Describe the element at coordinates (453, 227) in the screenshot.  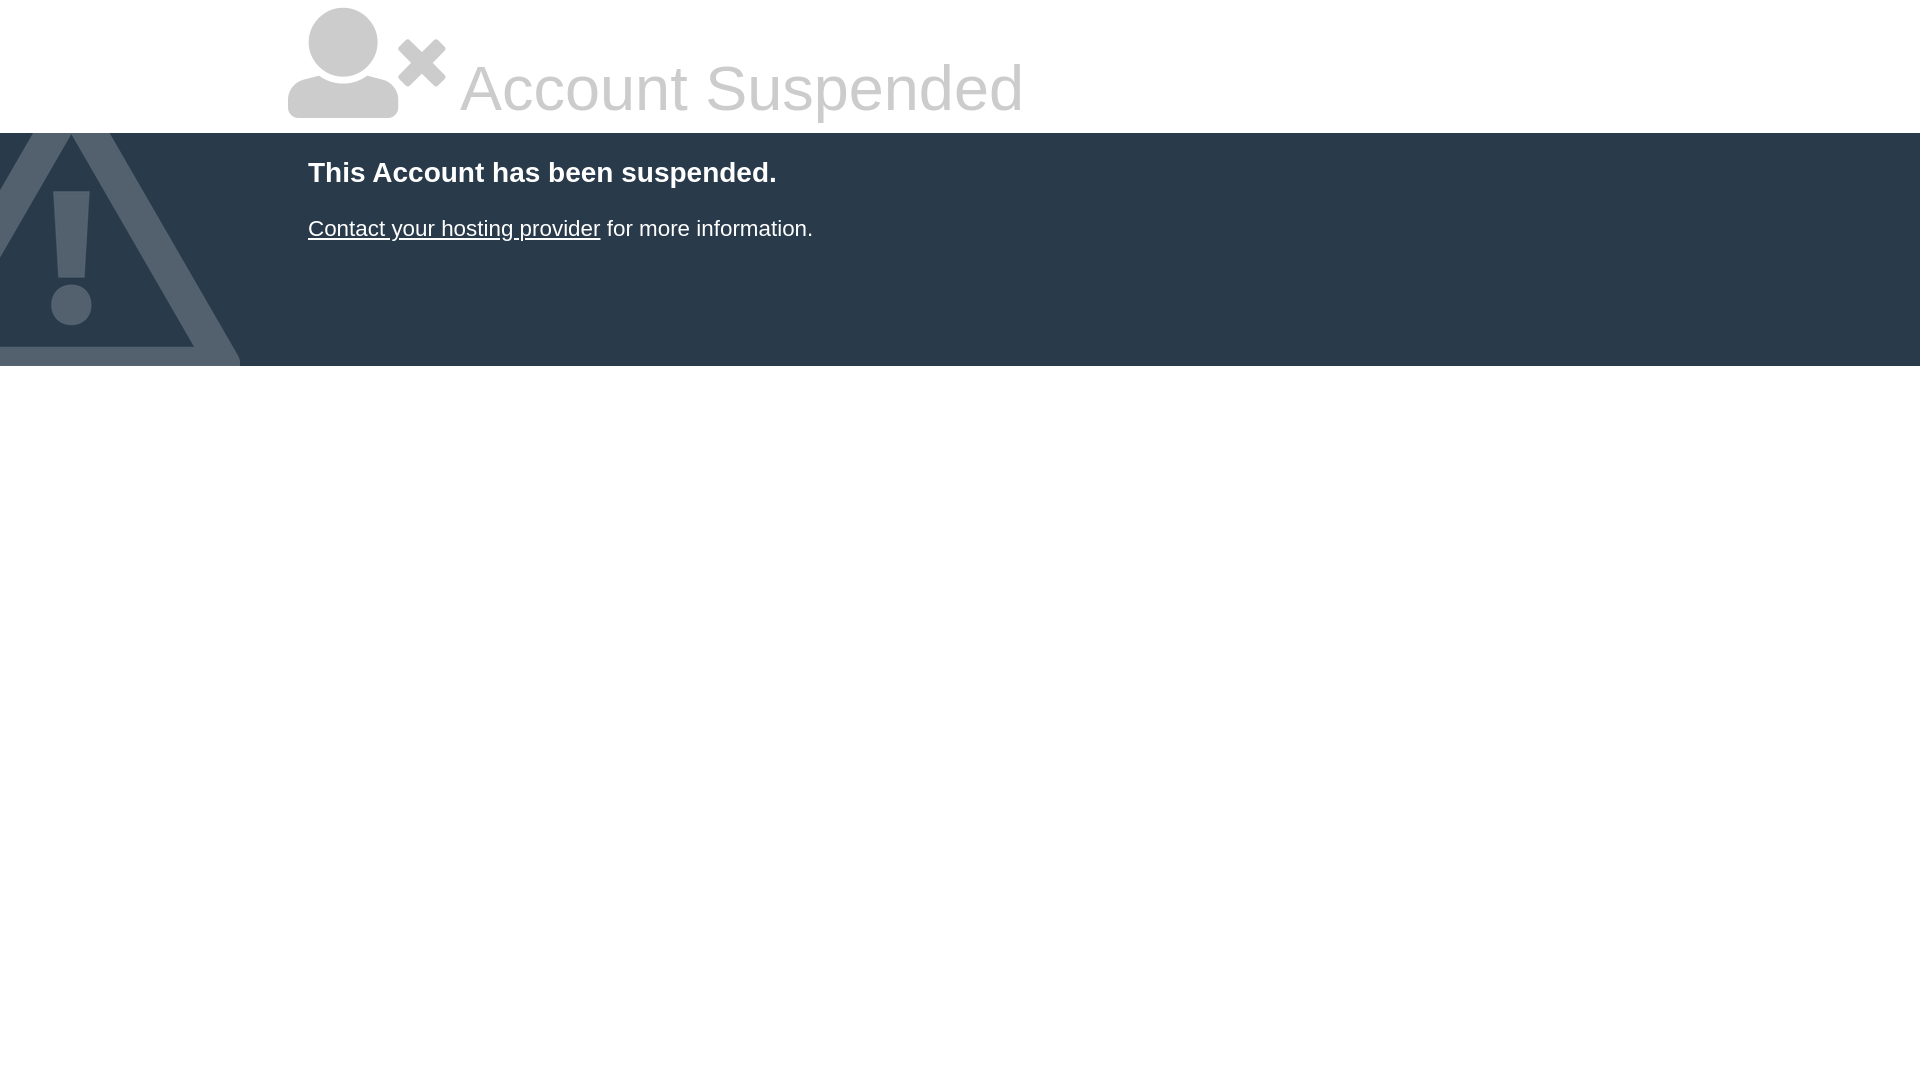
I see `'Contact your hosting provider'` at that location.